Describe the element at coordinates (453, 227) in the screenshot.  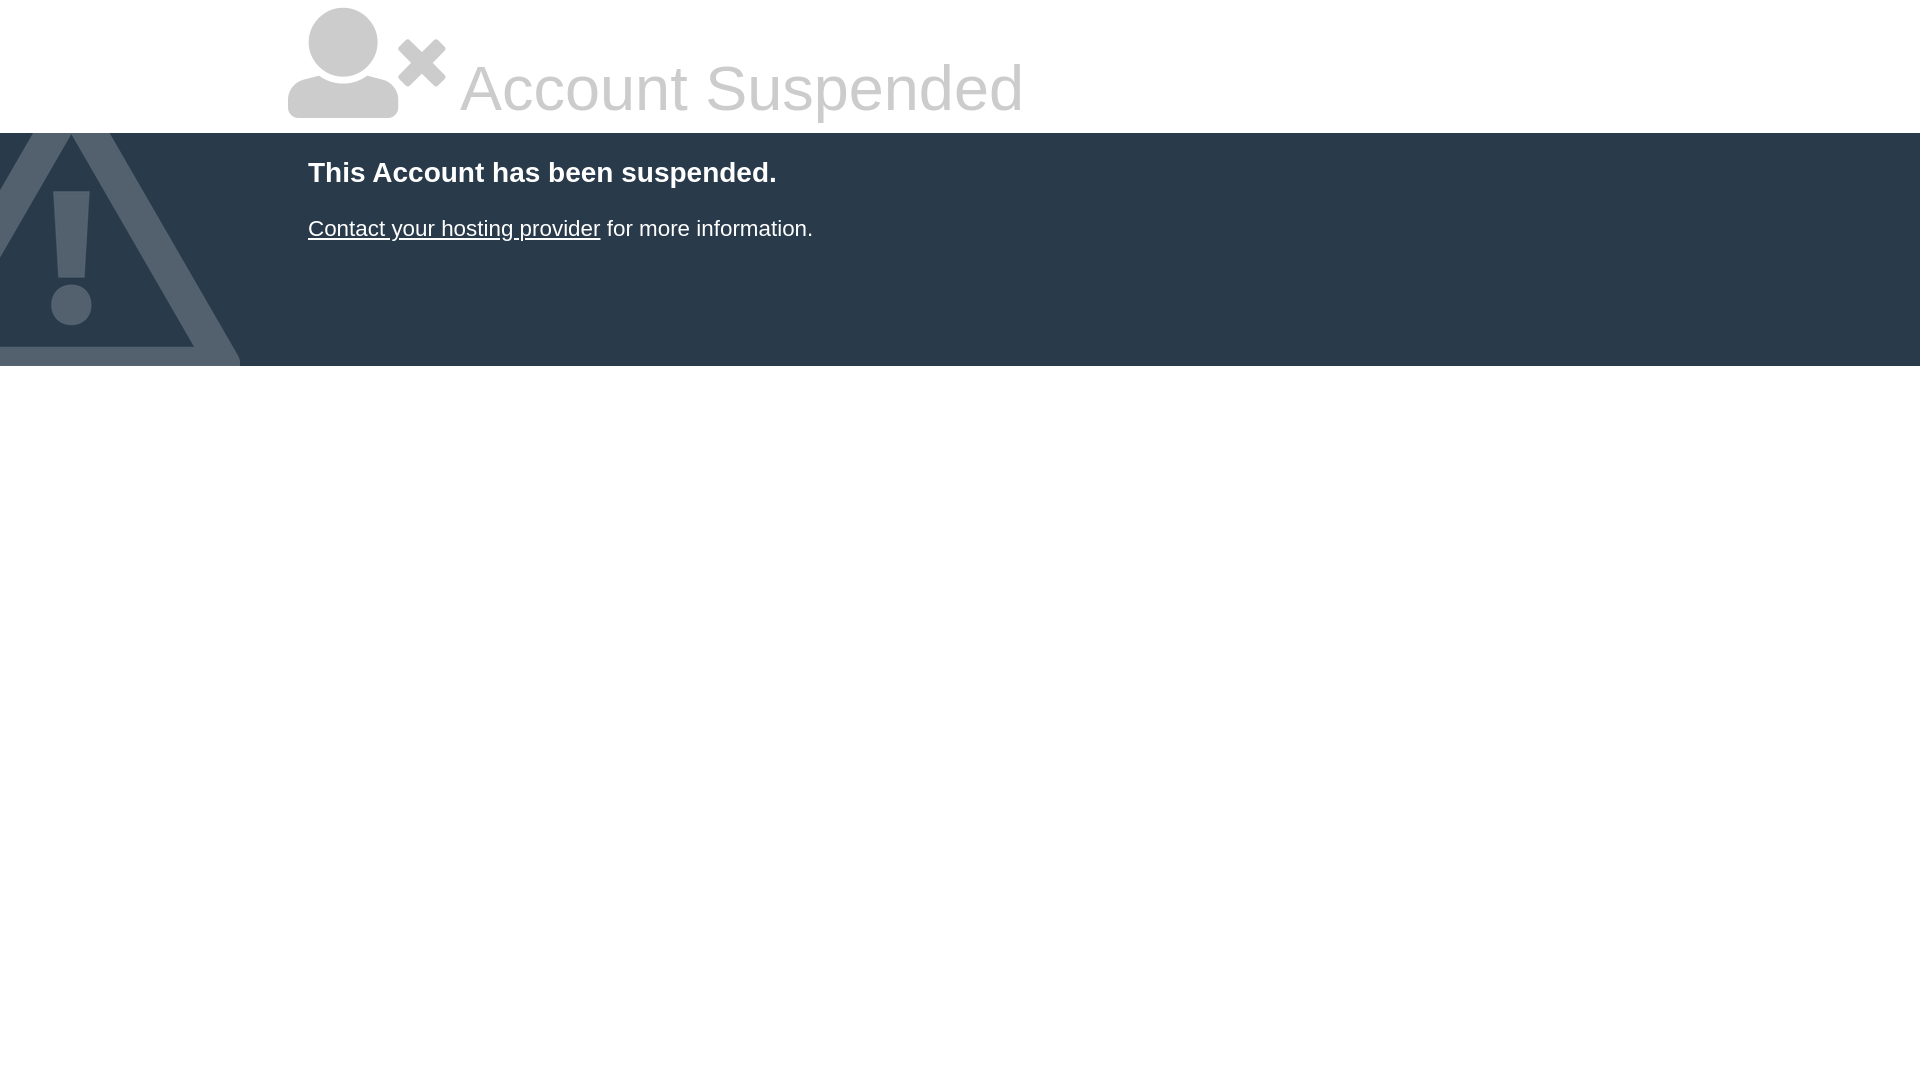
I see `'Contact your hosting provider'` at that location.